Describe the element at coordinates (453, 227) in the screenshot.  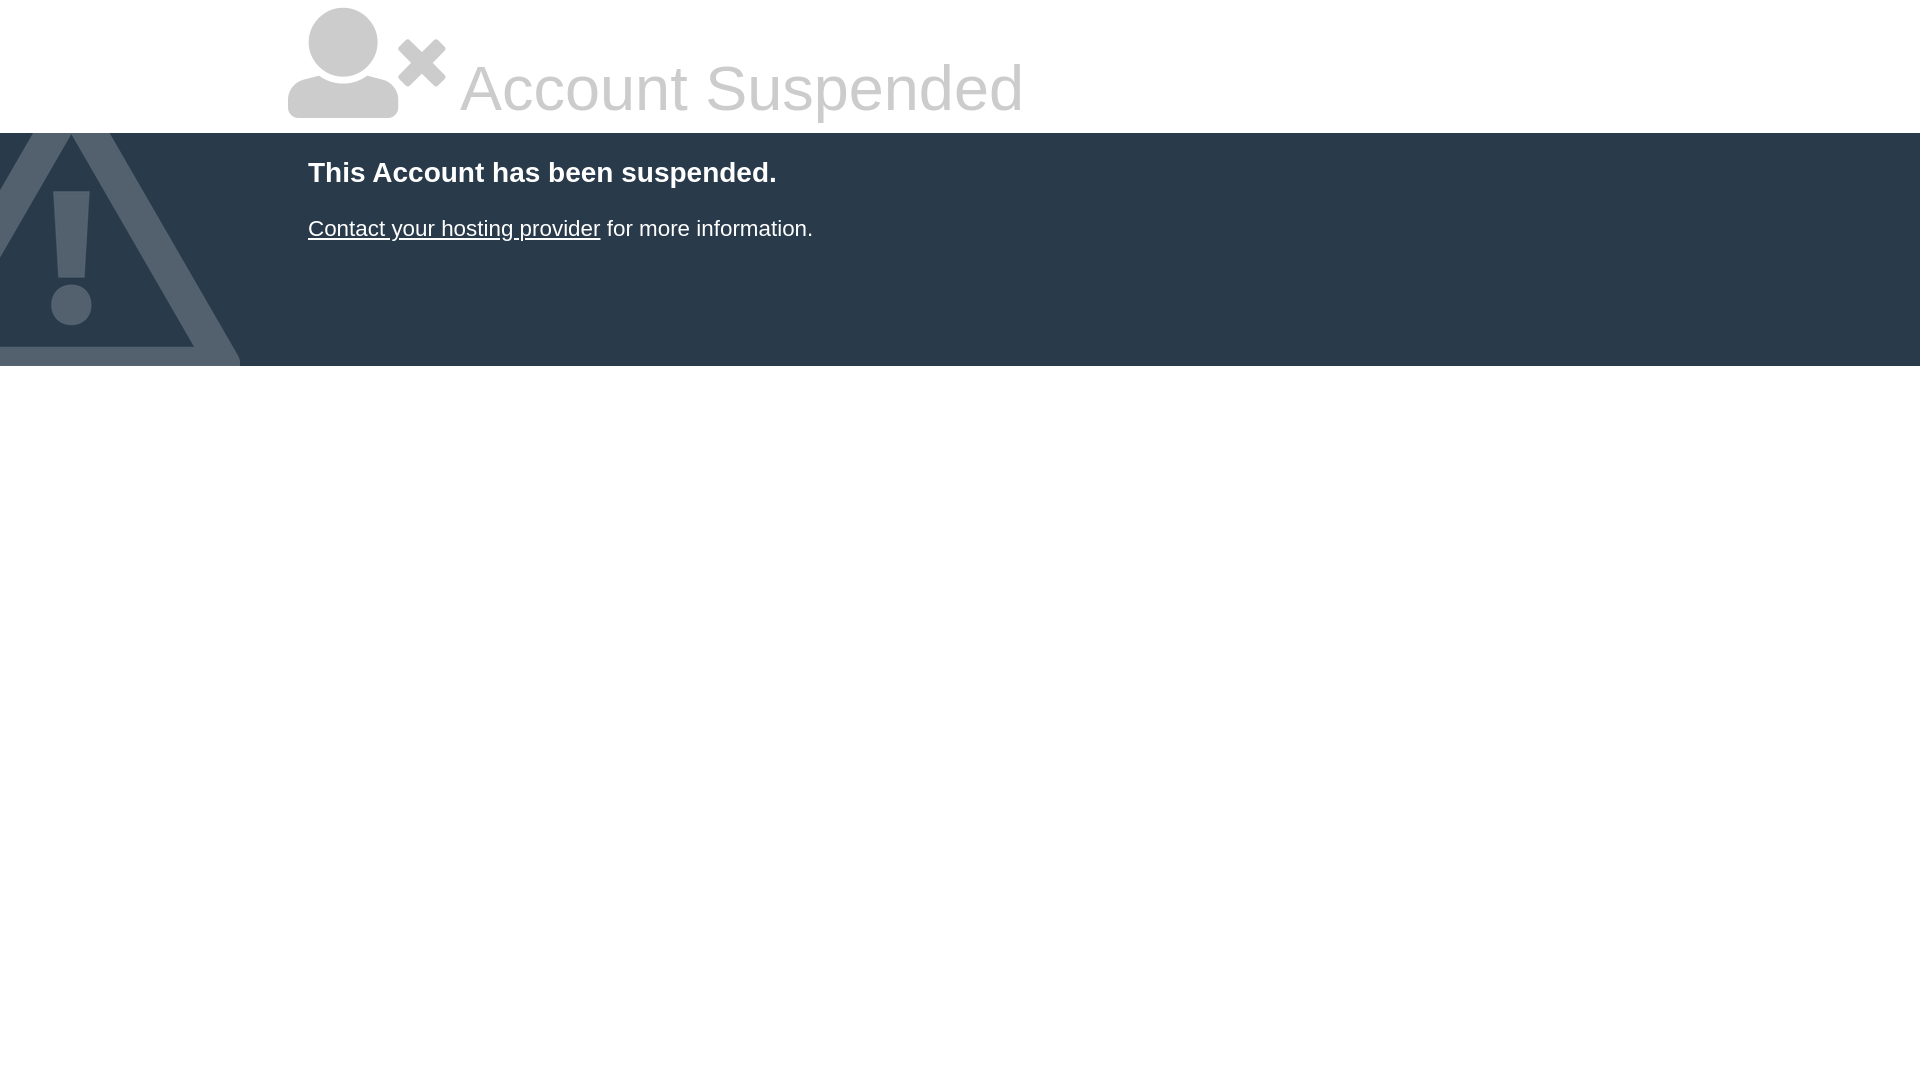
I see `'Contact your hosting provider'` at that location.